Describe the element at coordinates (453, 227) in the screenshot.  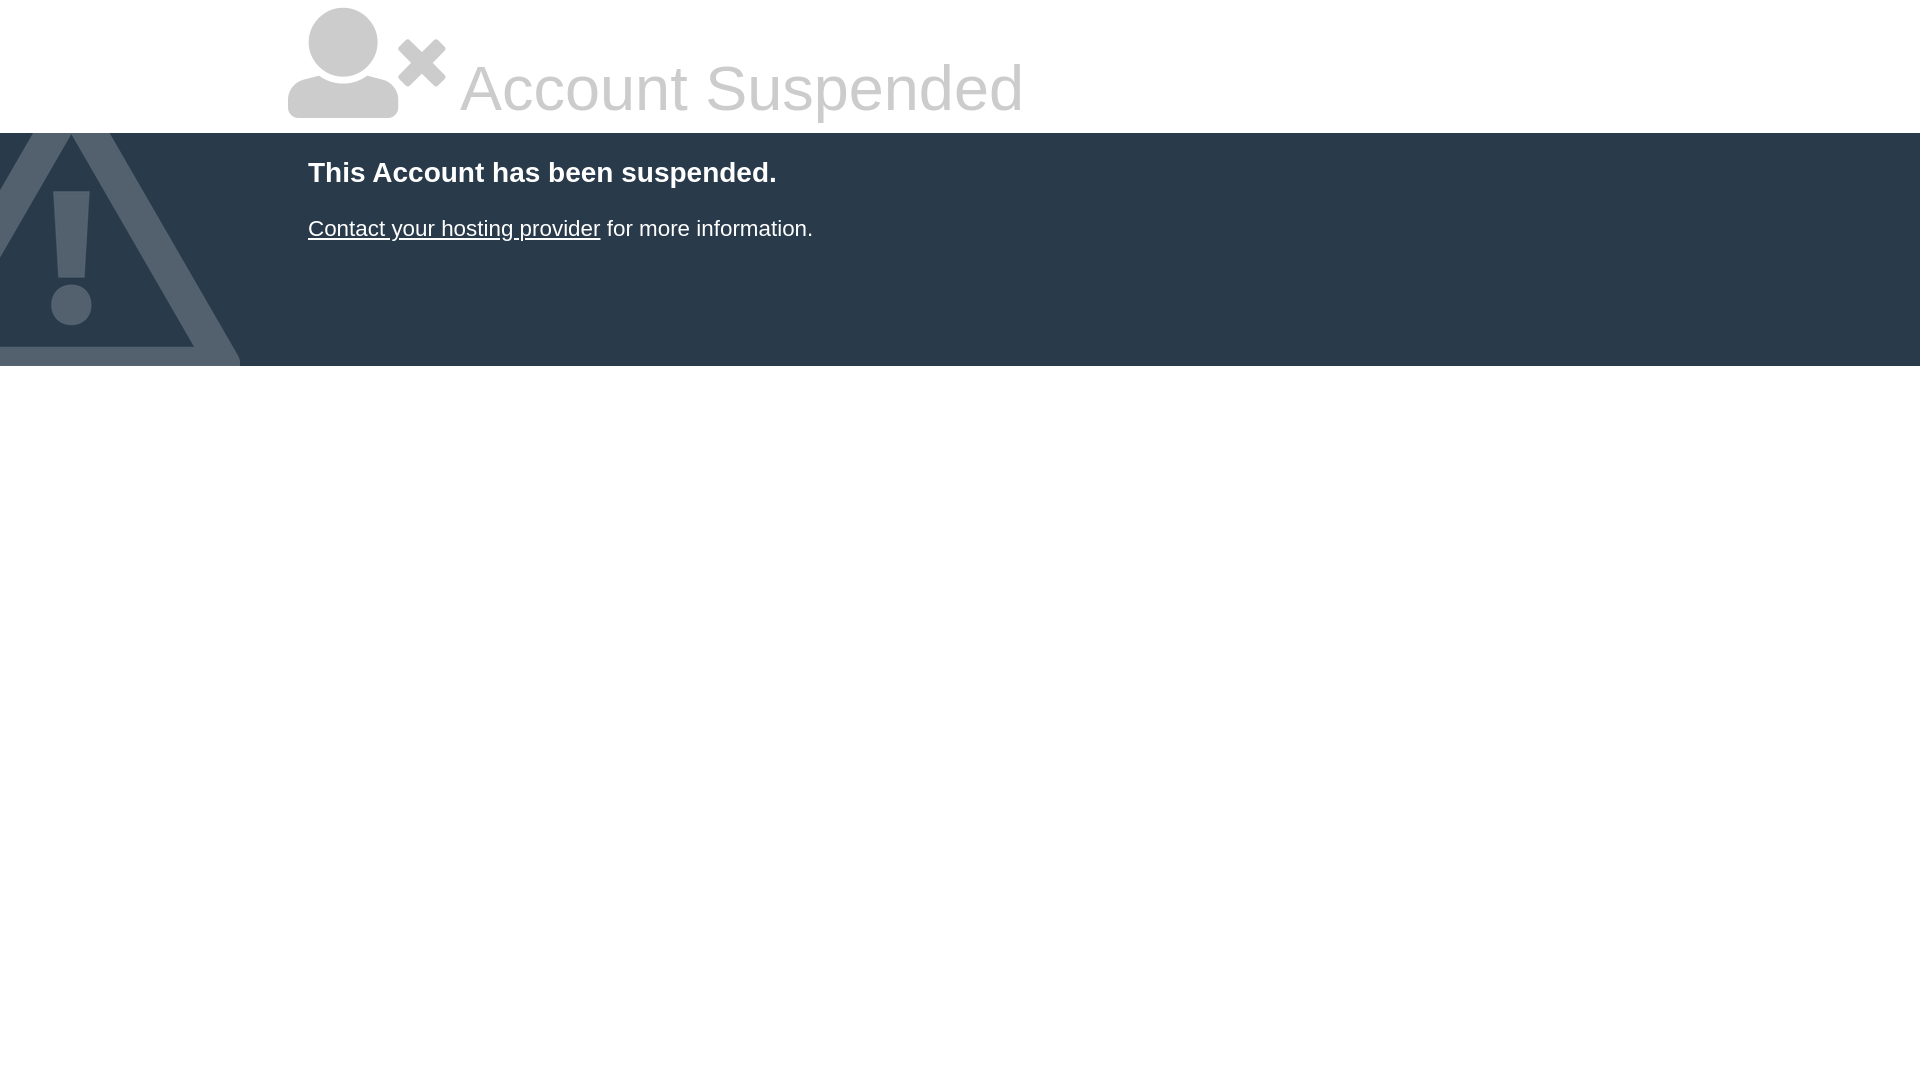
I see `'Contact your hosting provider'` at that location.